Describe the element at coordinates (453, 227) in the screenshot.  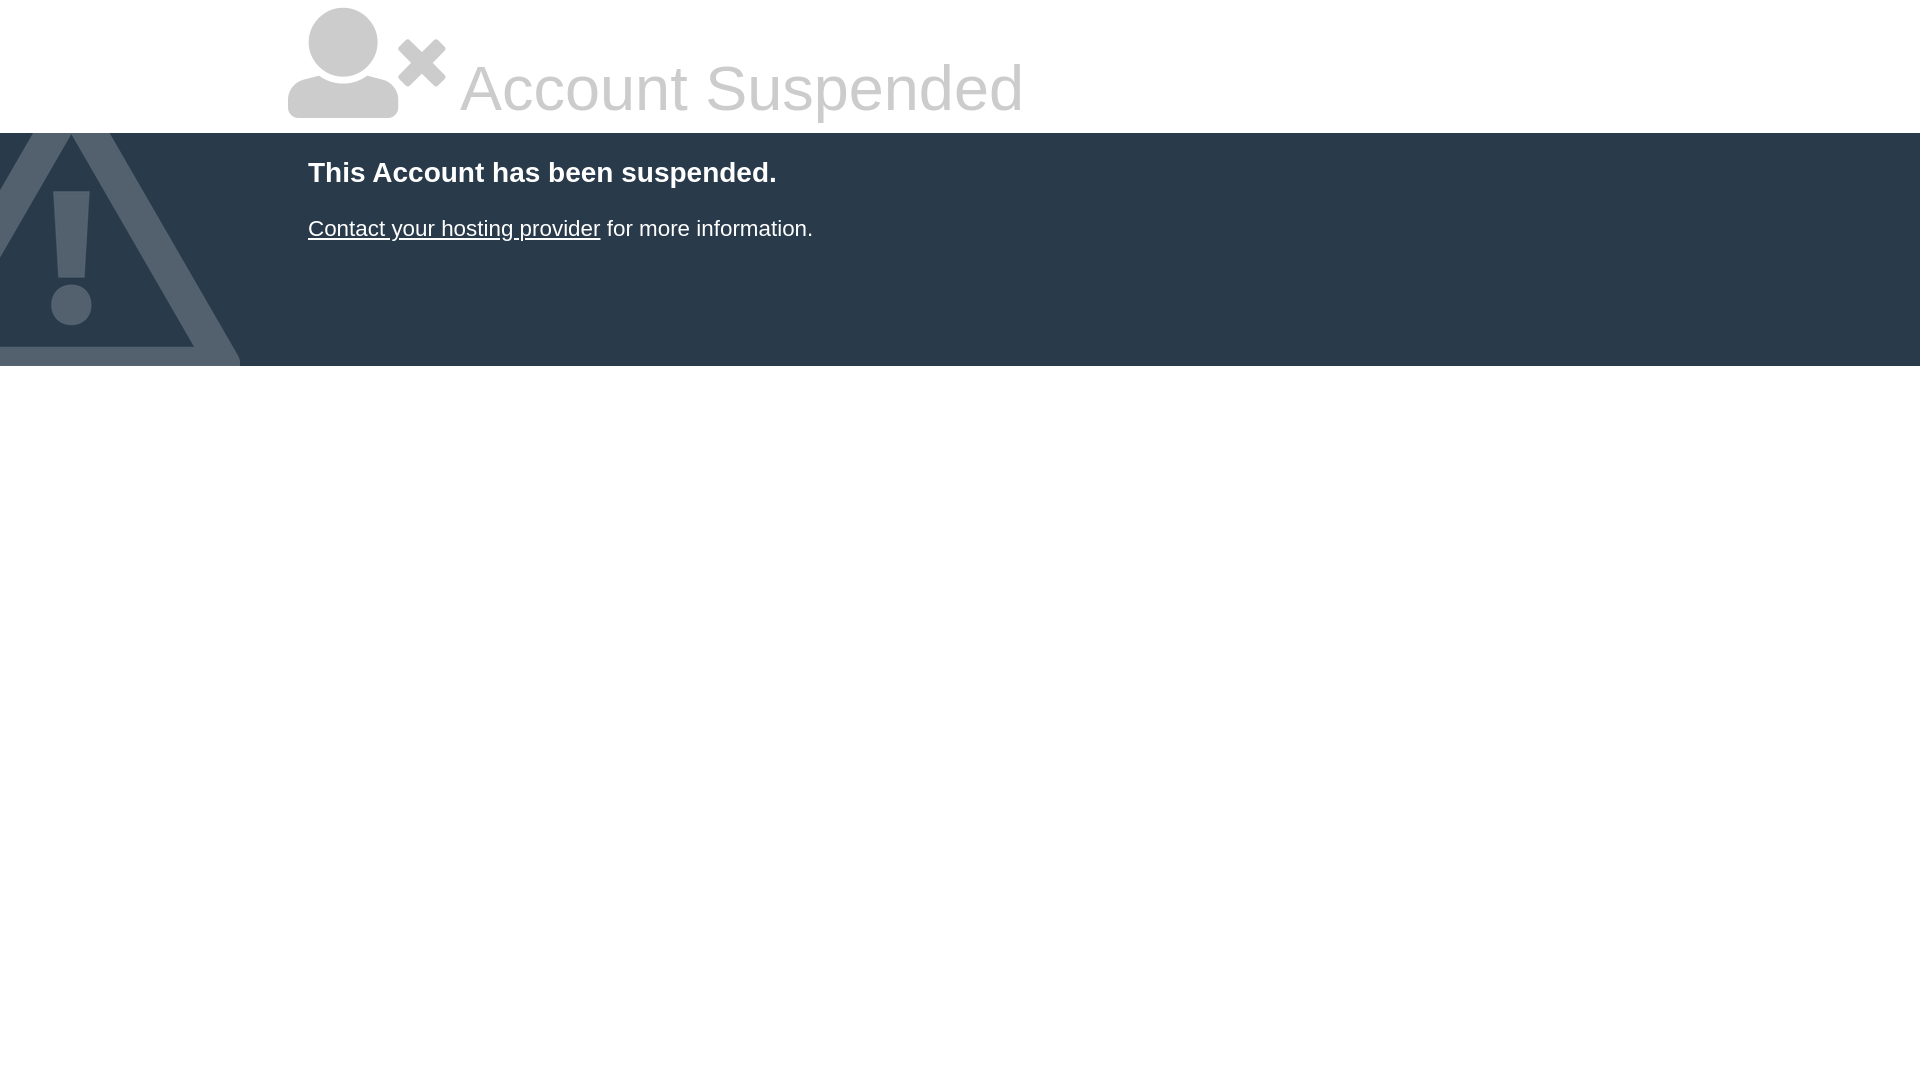
I see `'Contact your hosting provider'` at that location.